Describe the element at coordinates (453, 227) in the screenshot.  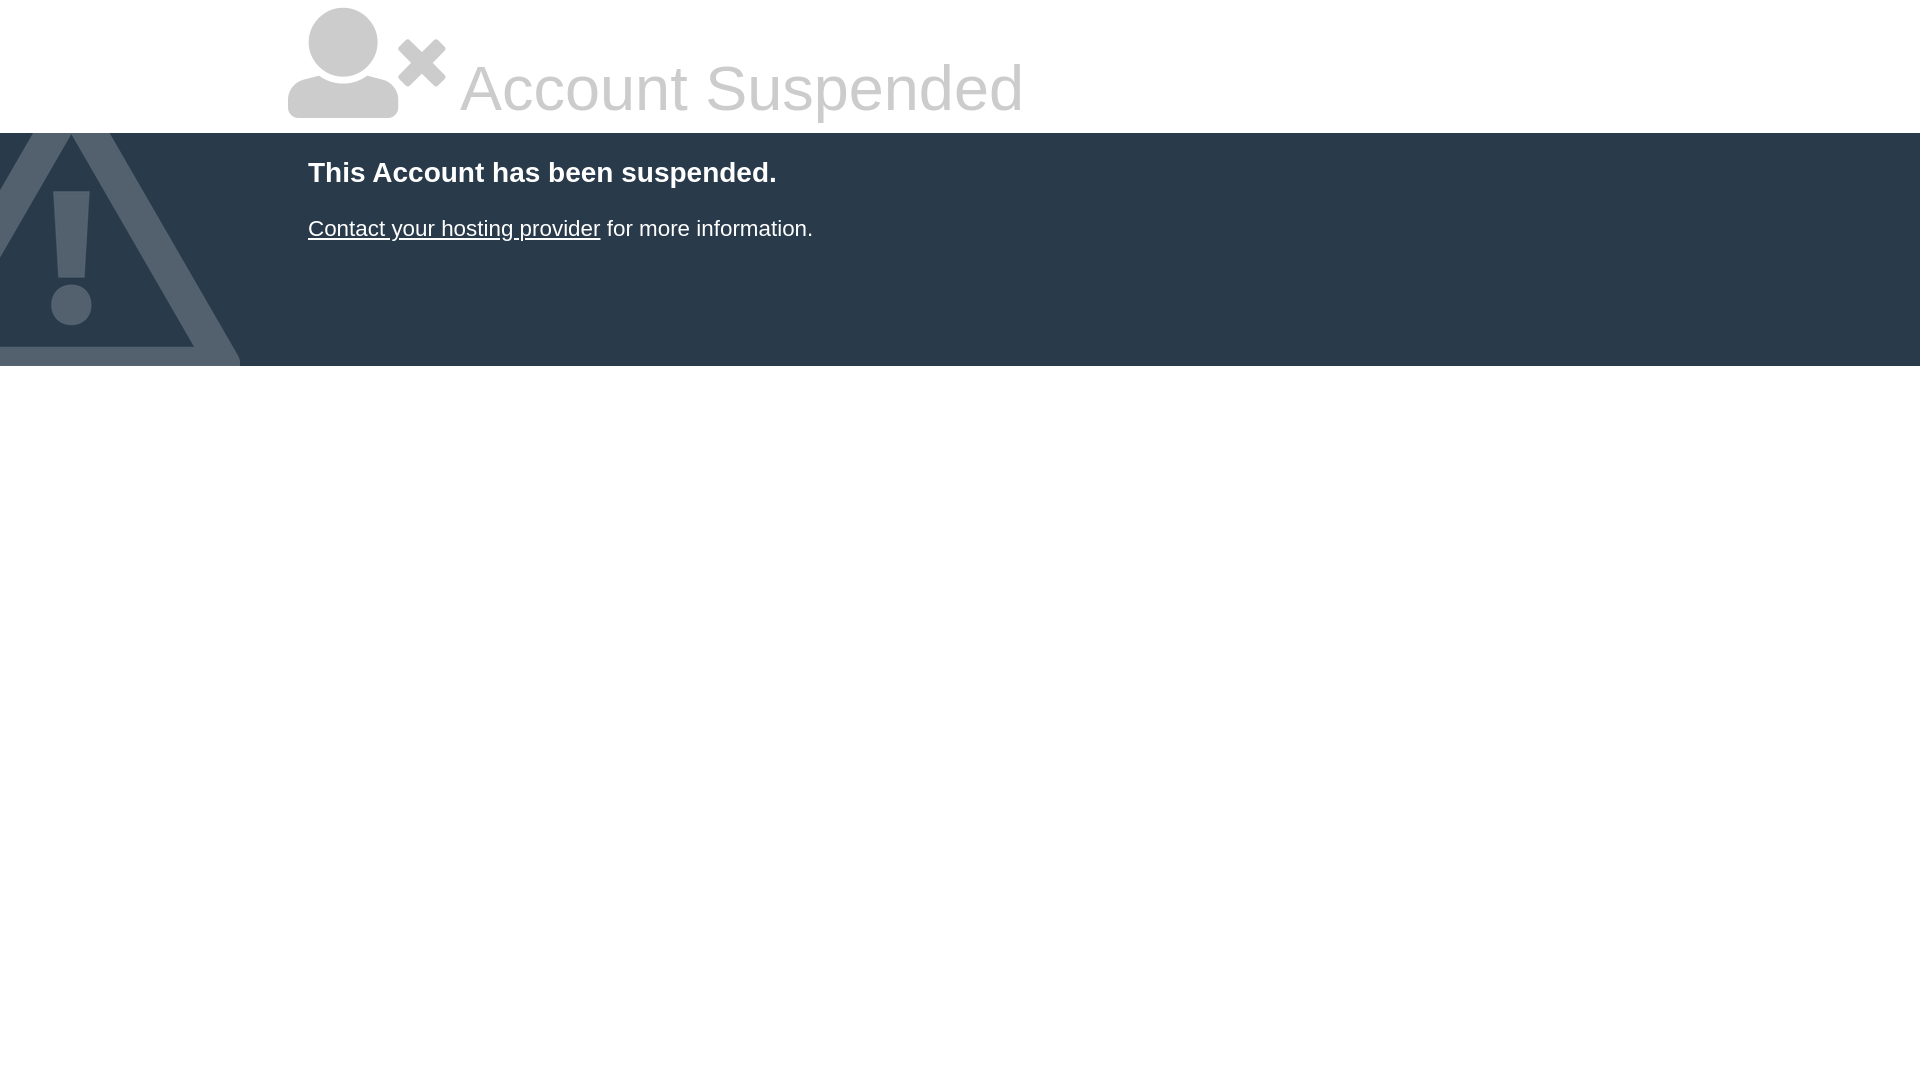
I see `'Contact your hosting provider'` at that location.